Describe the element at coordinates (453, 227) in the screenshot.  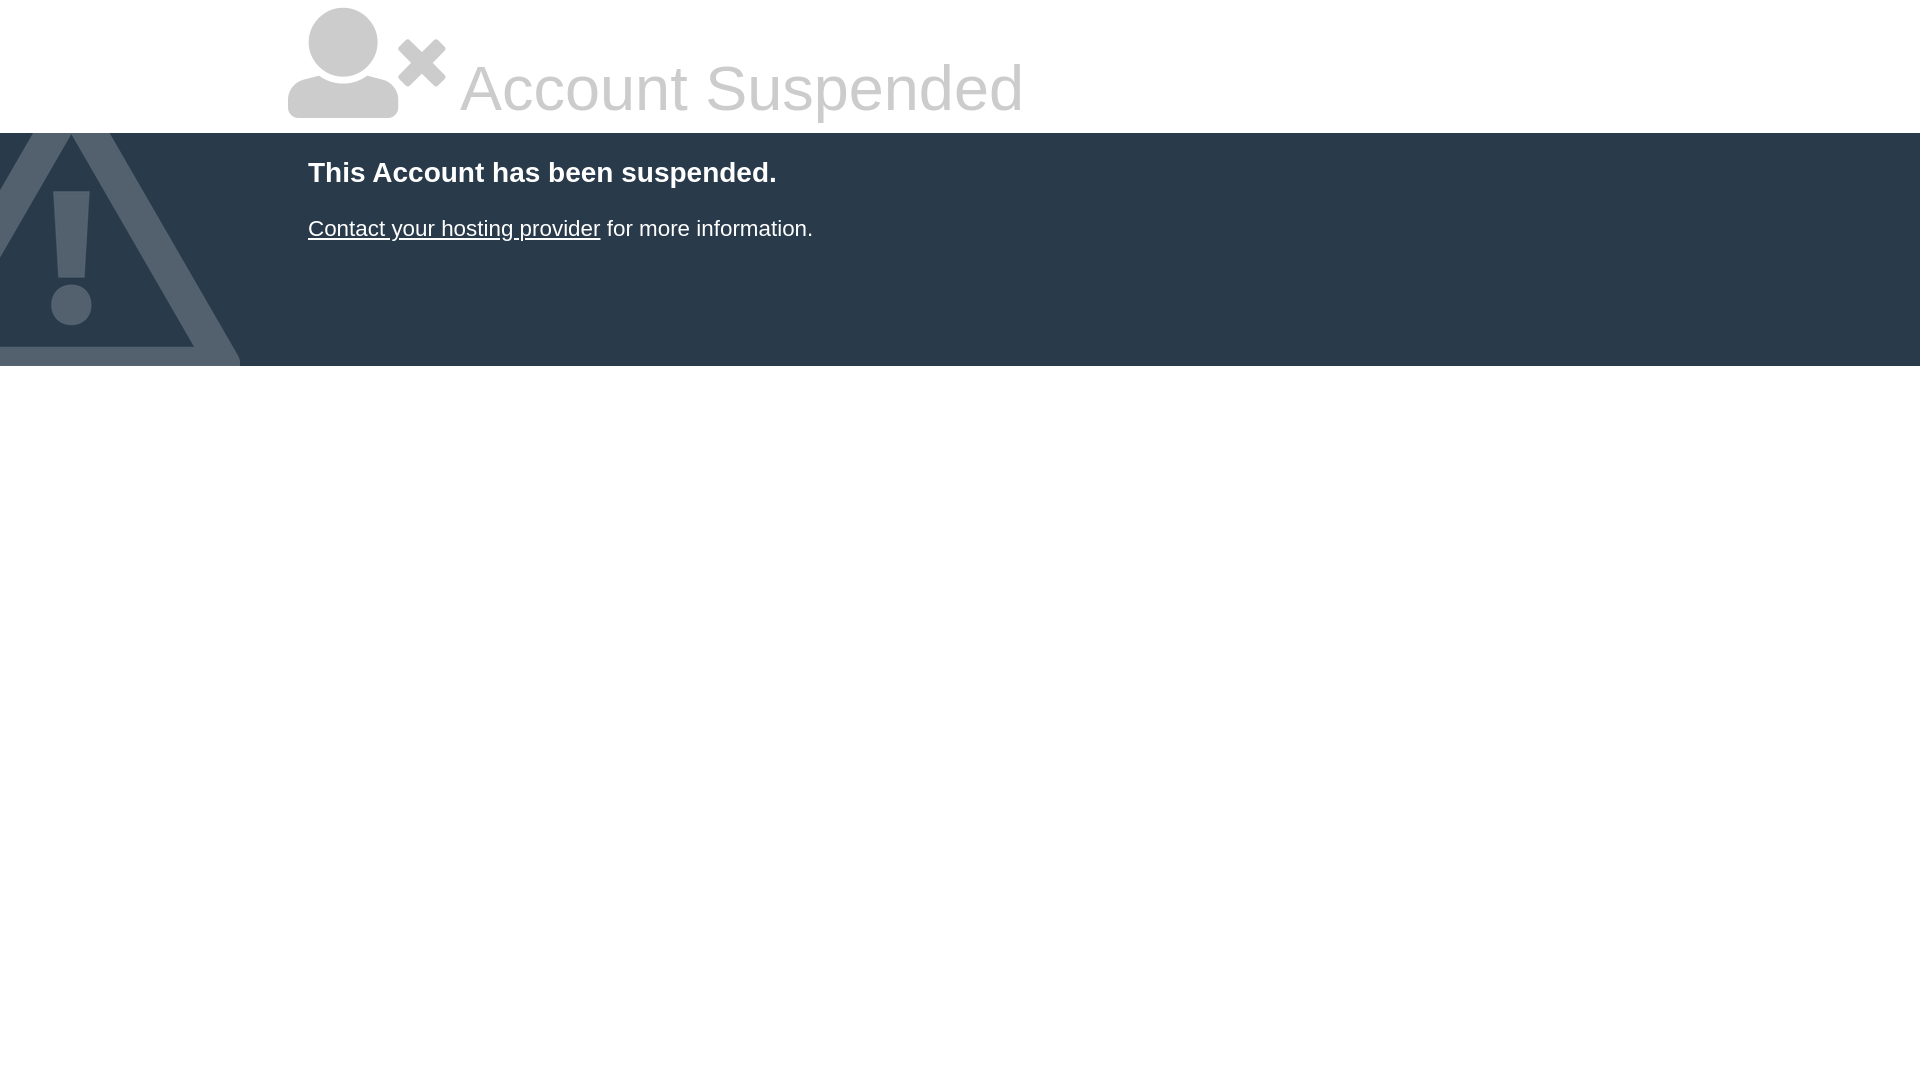
I see `'Contact your hosting provider'` at that location.